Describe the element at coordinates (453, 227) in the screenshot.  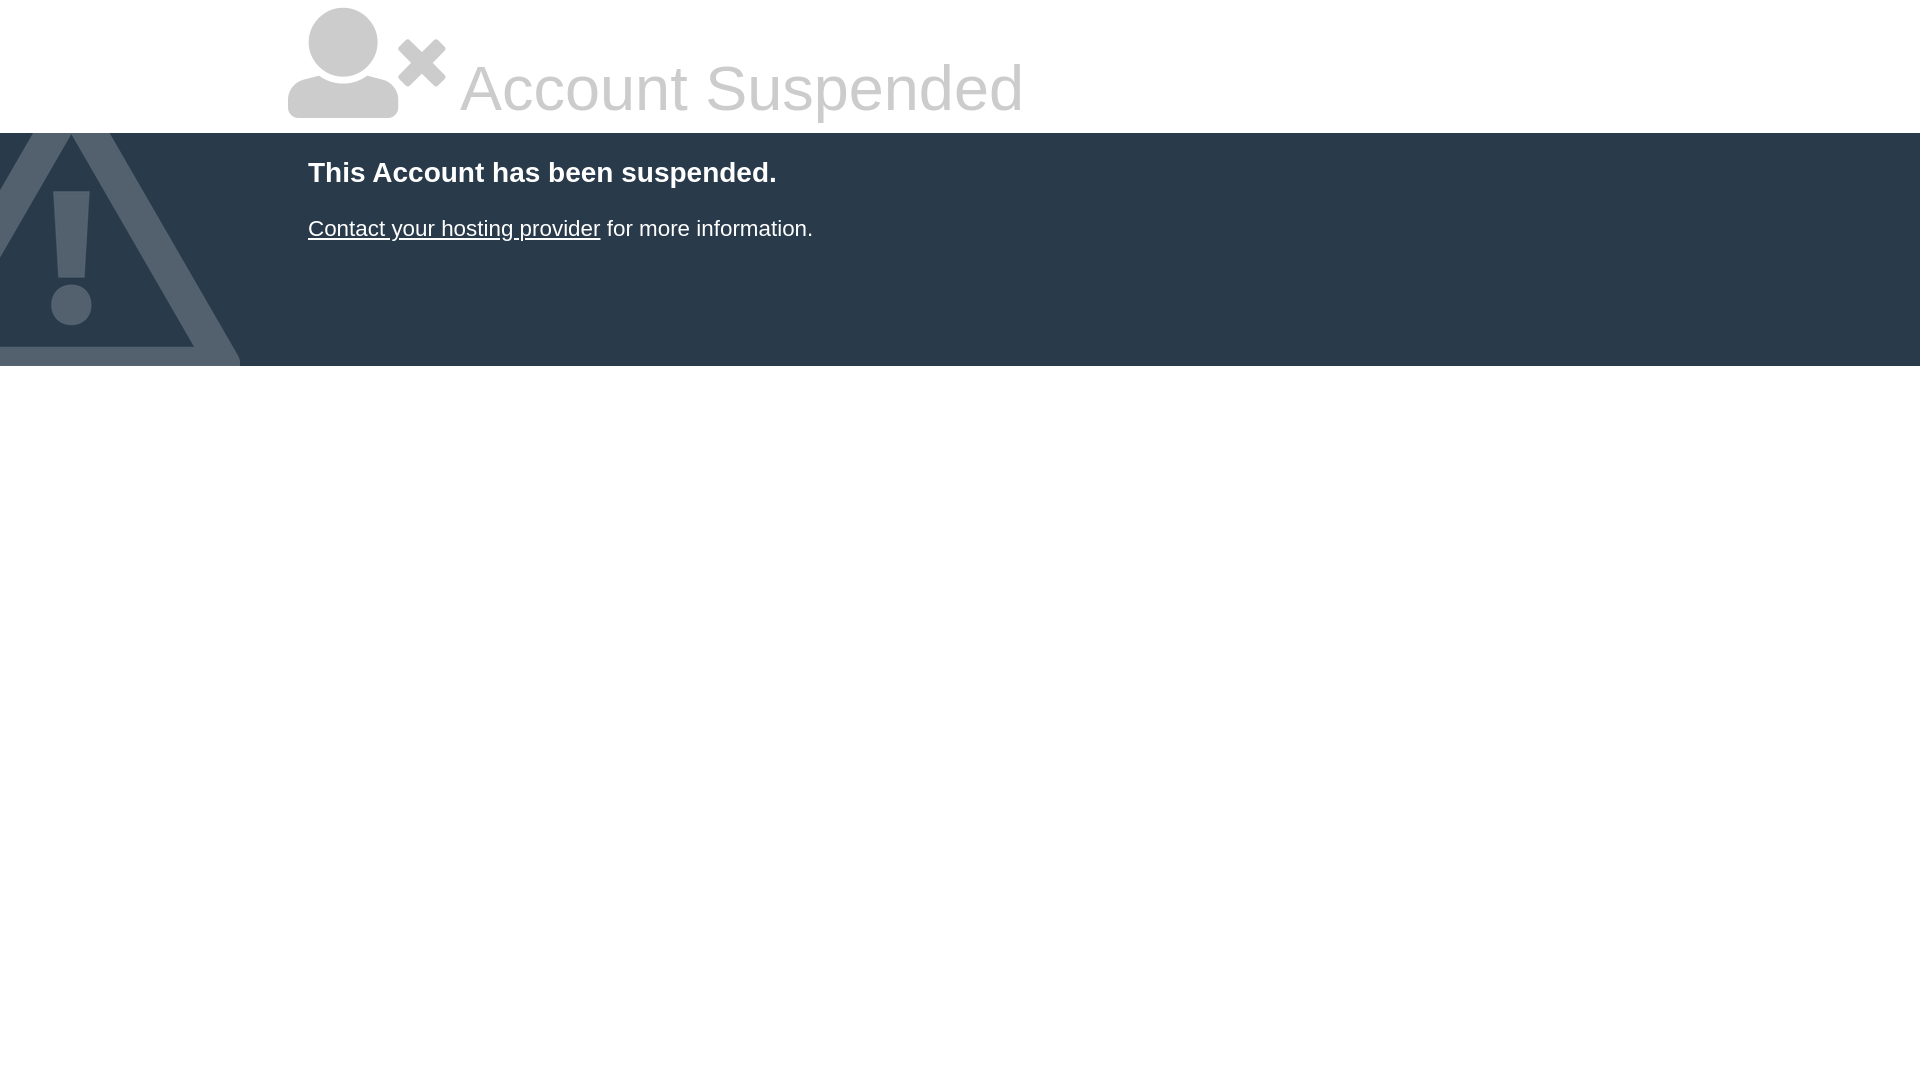
I see `'Contact your hosting provider'` at that location.